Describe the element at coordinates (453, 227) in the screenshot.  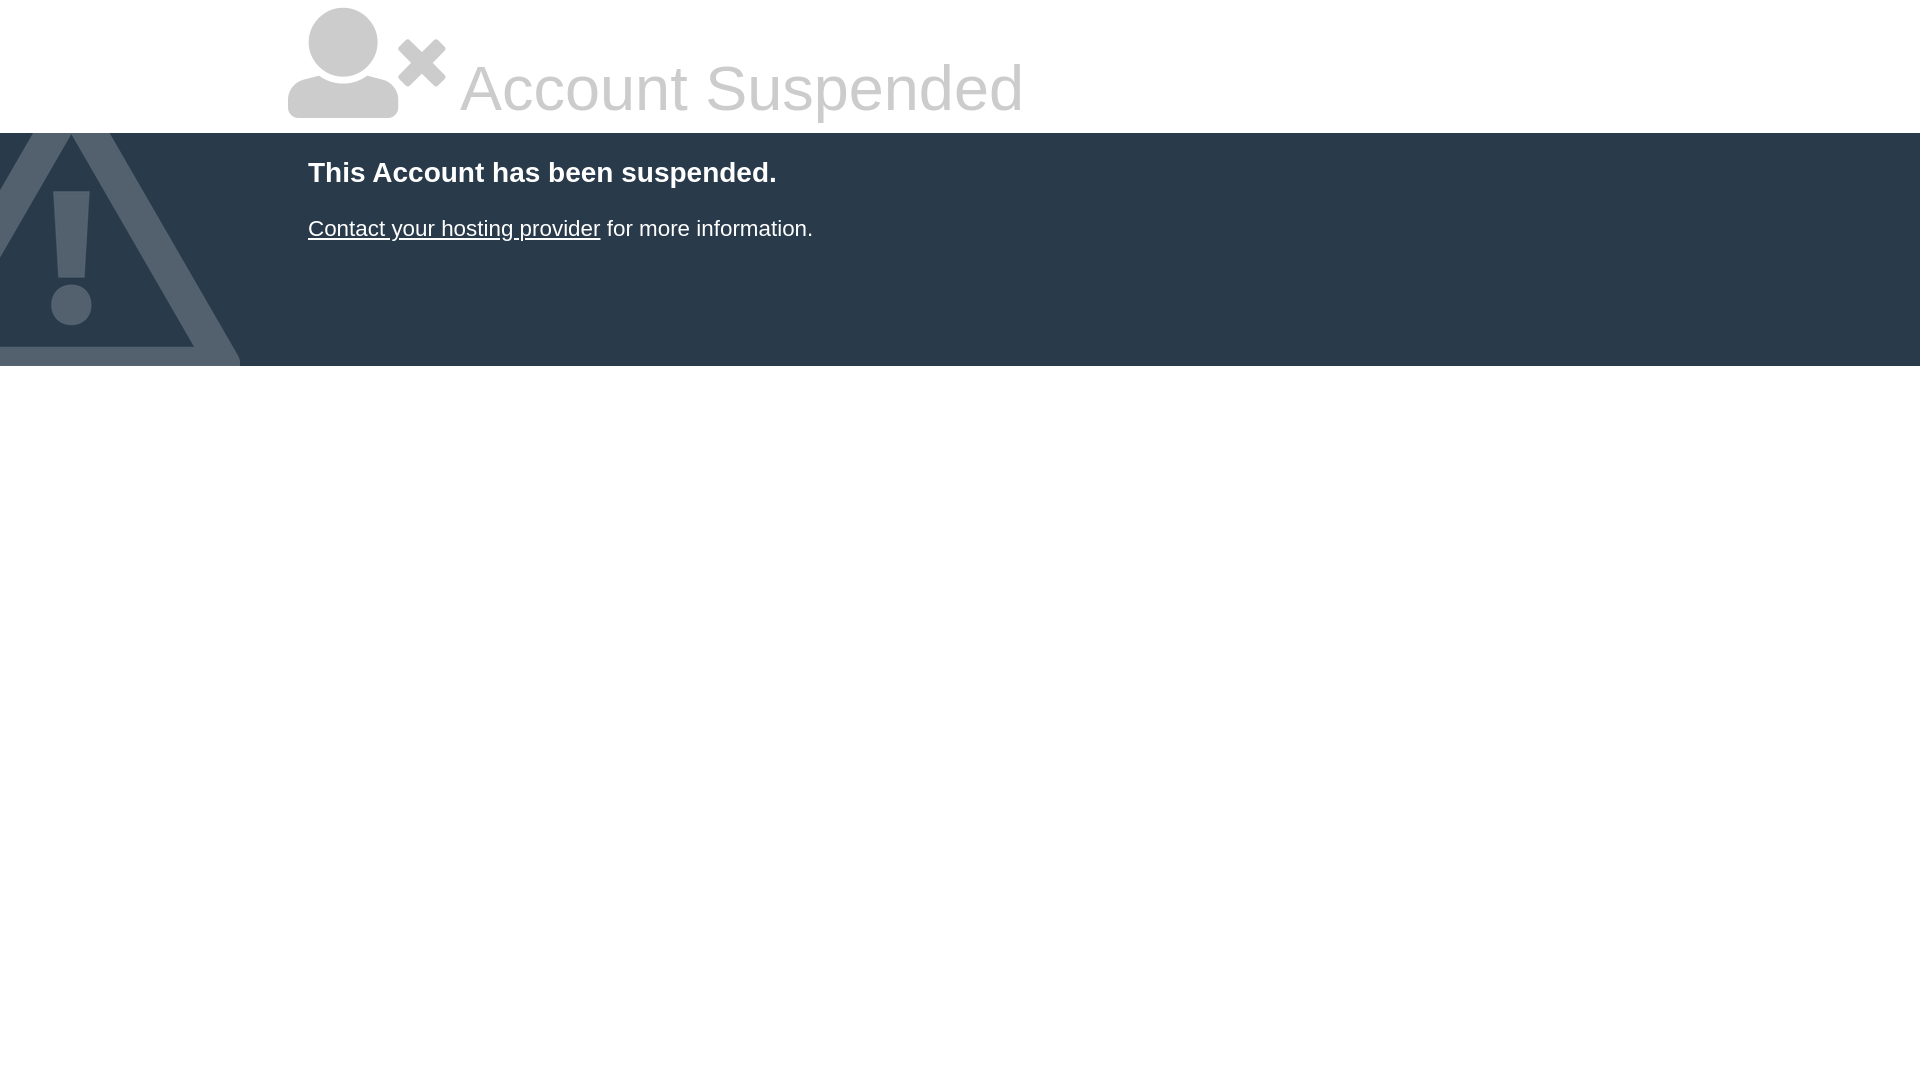
I see `'Contact your hosting provider'` at that location.